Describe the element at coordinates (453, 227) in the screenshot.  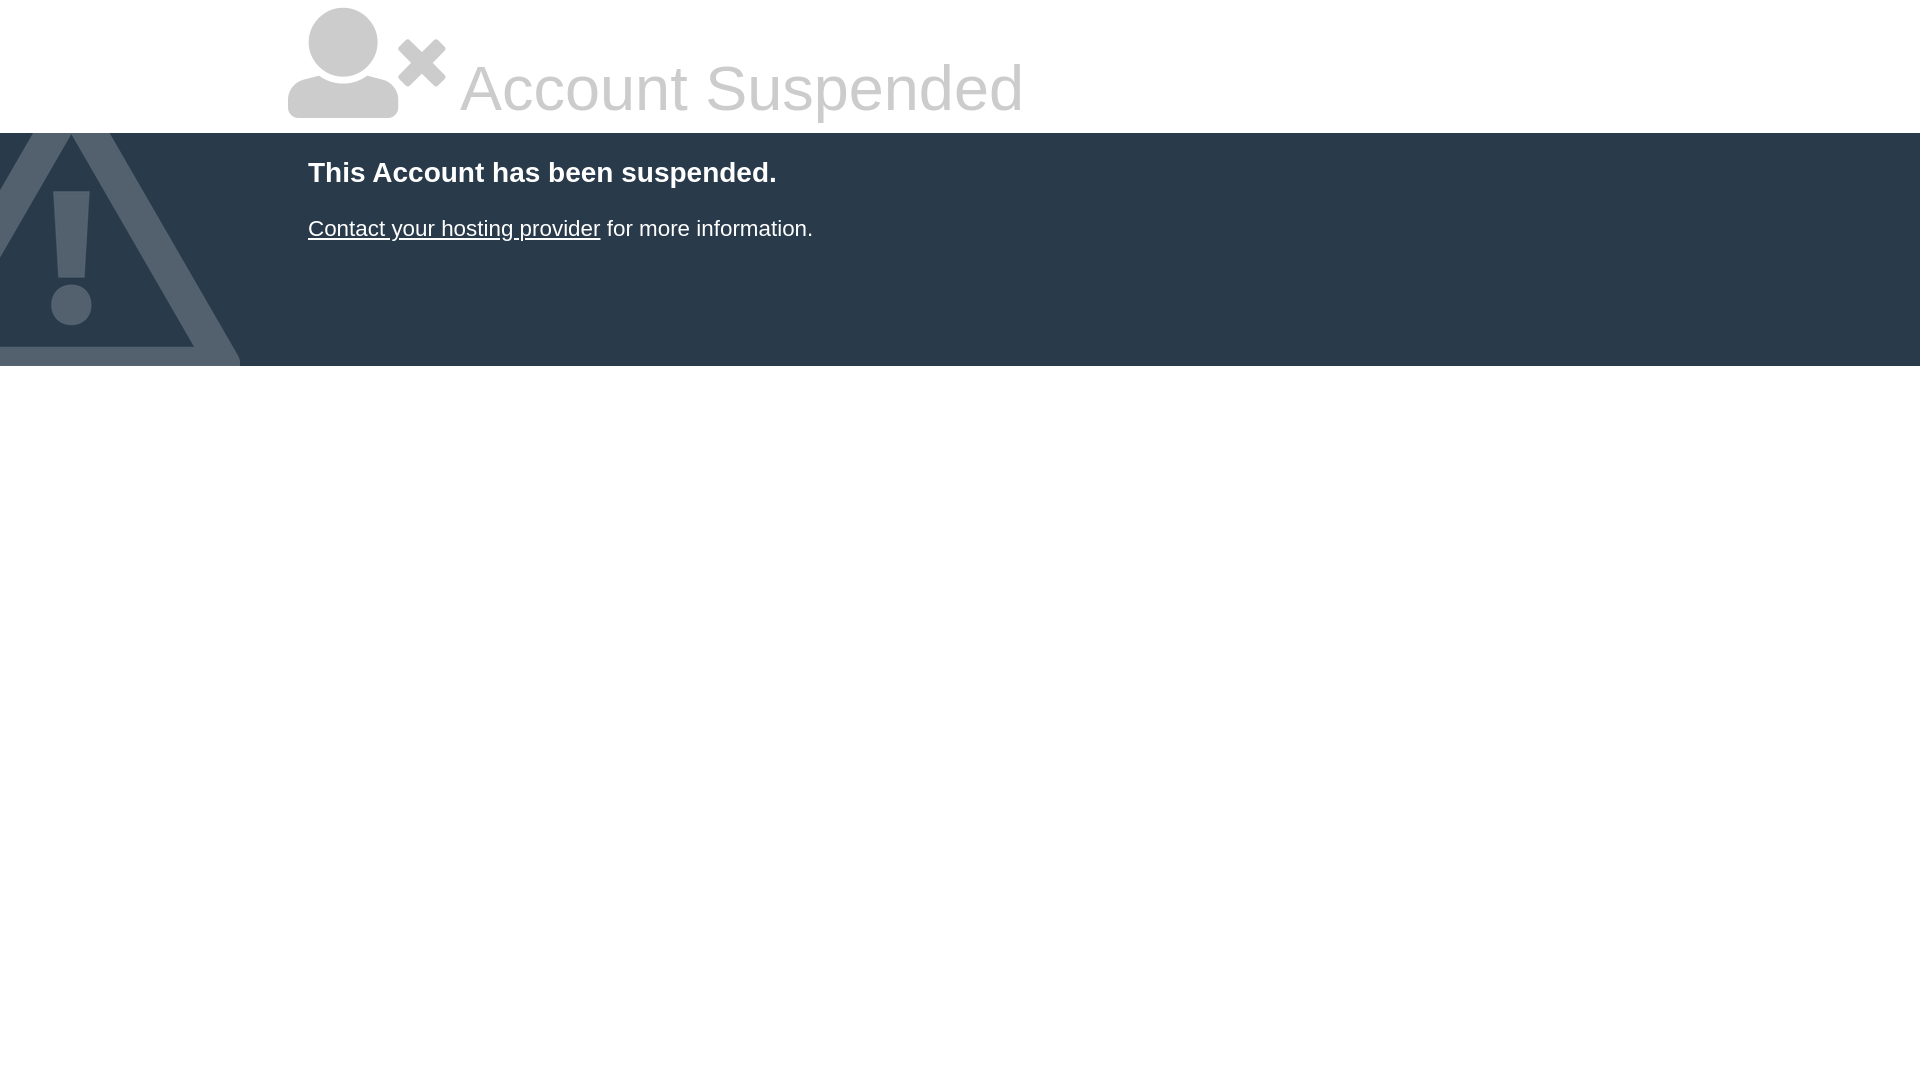
I see `'Contact your hosting provider'` at that location.